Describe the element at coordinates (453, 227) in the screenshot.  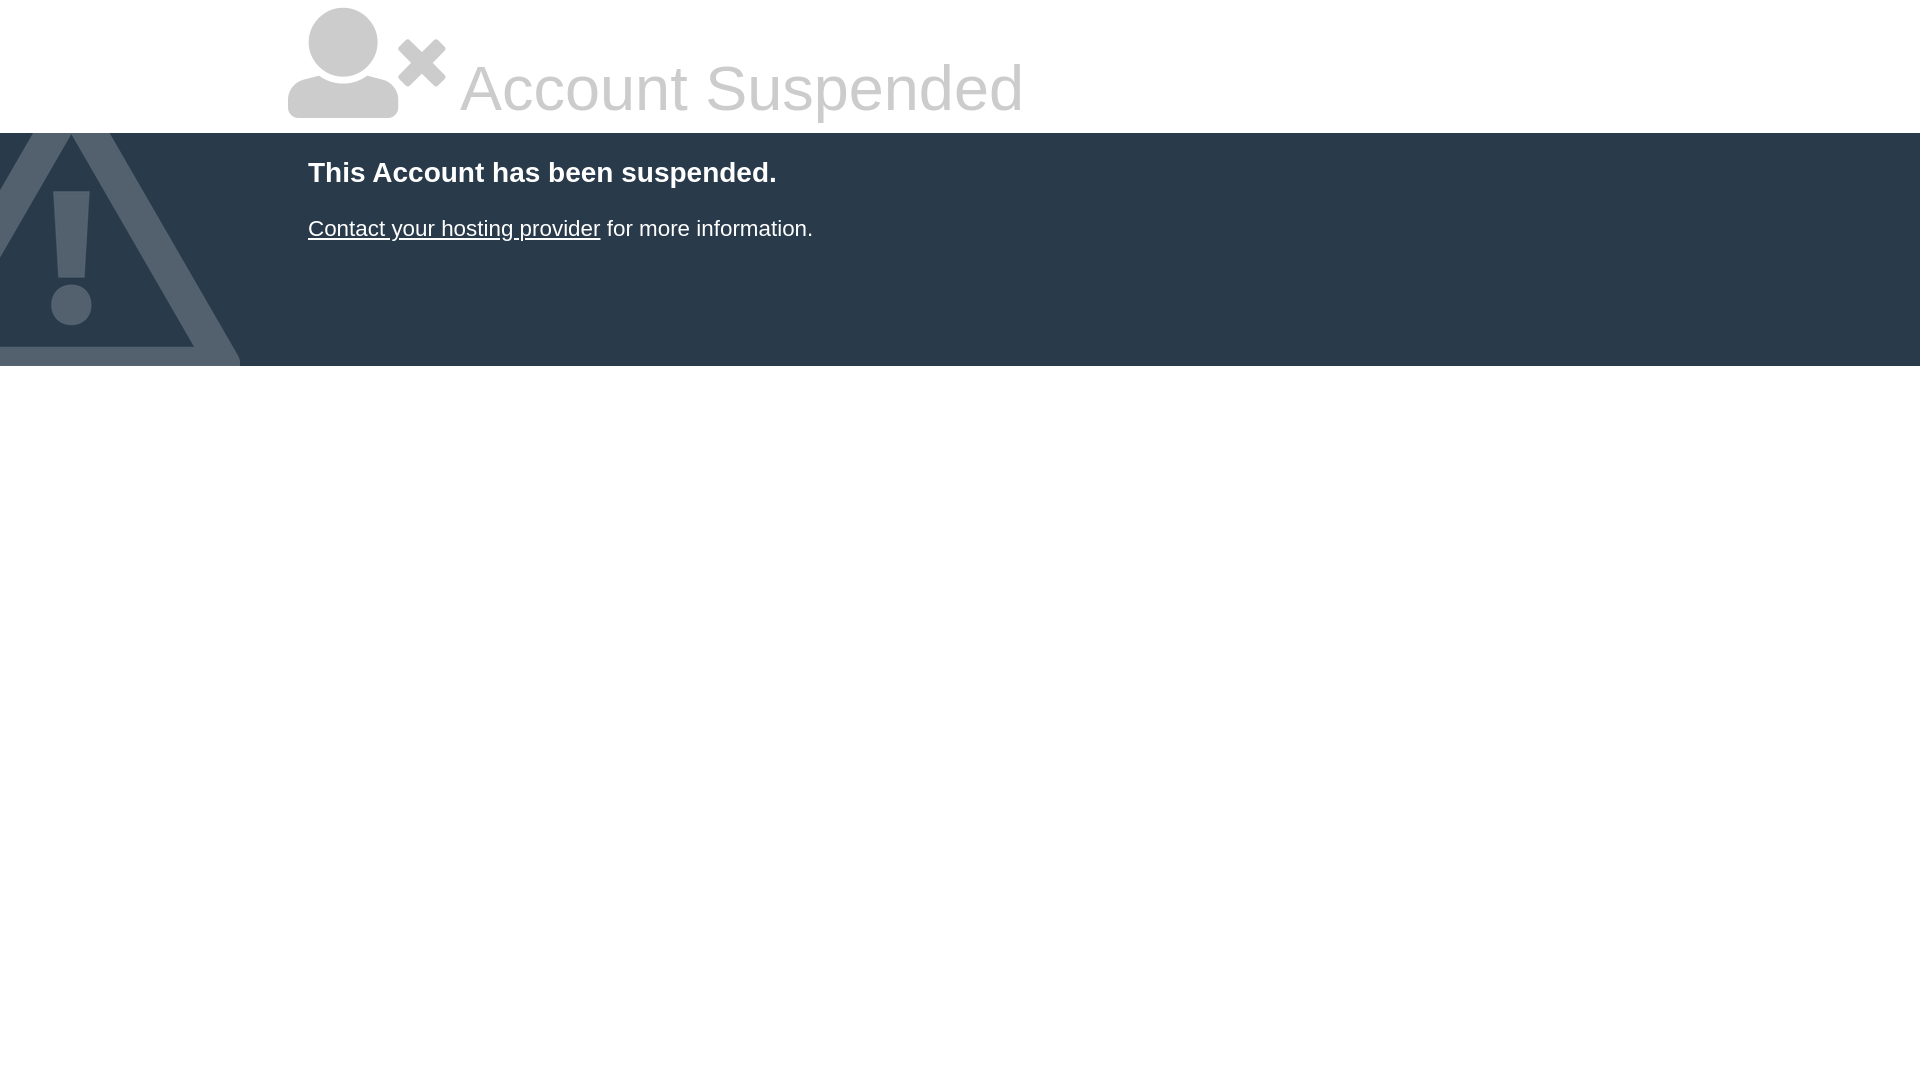
I see `'Contact your hosting provider'` at that location.